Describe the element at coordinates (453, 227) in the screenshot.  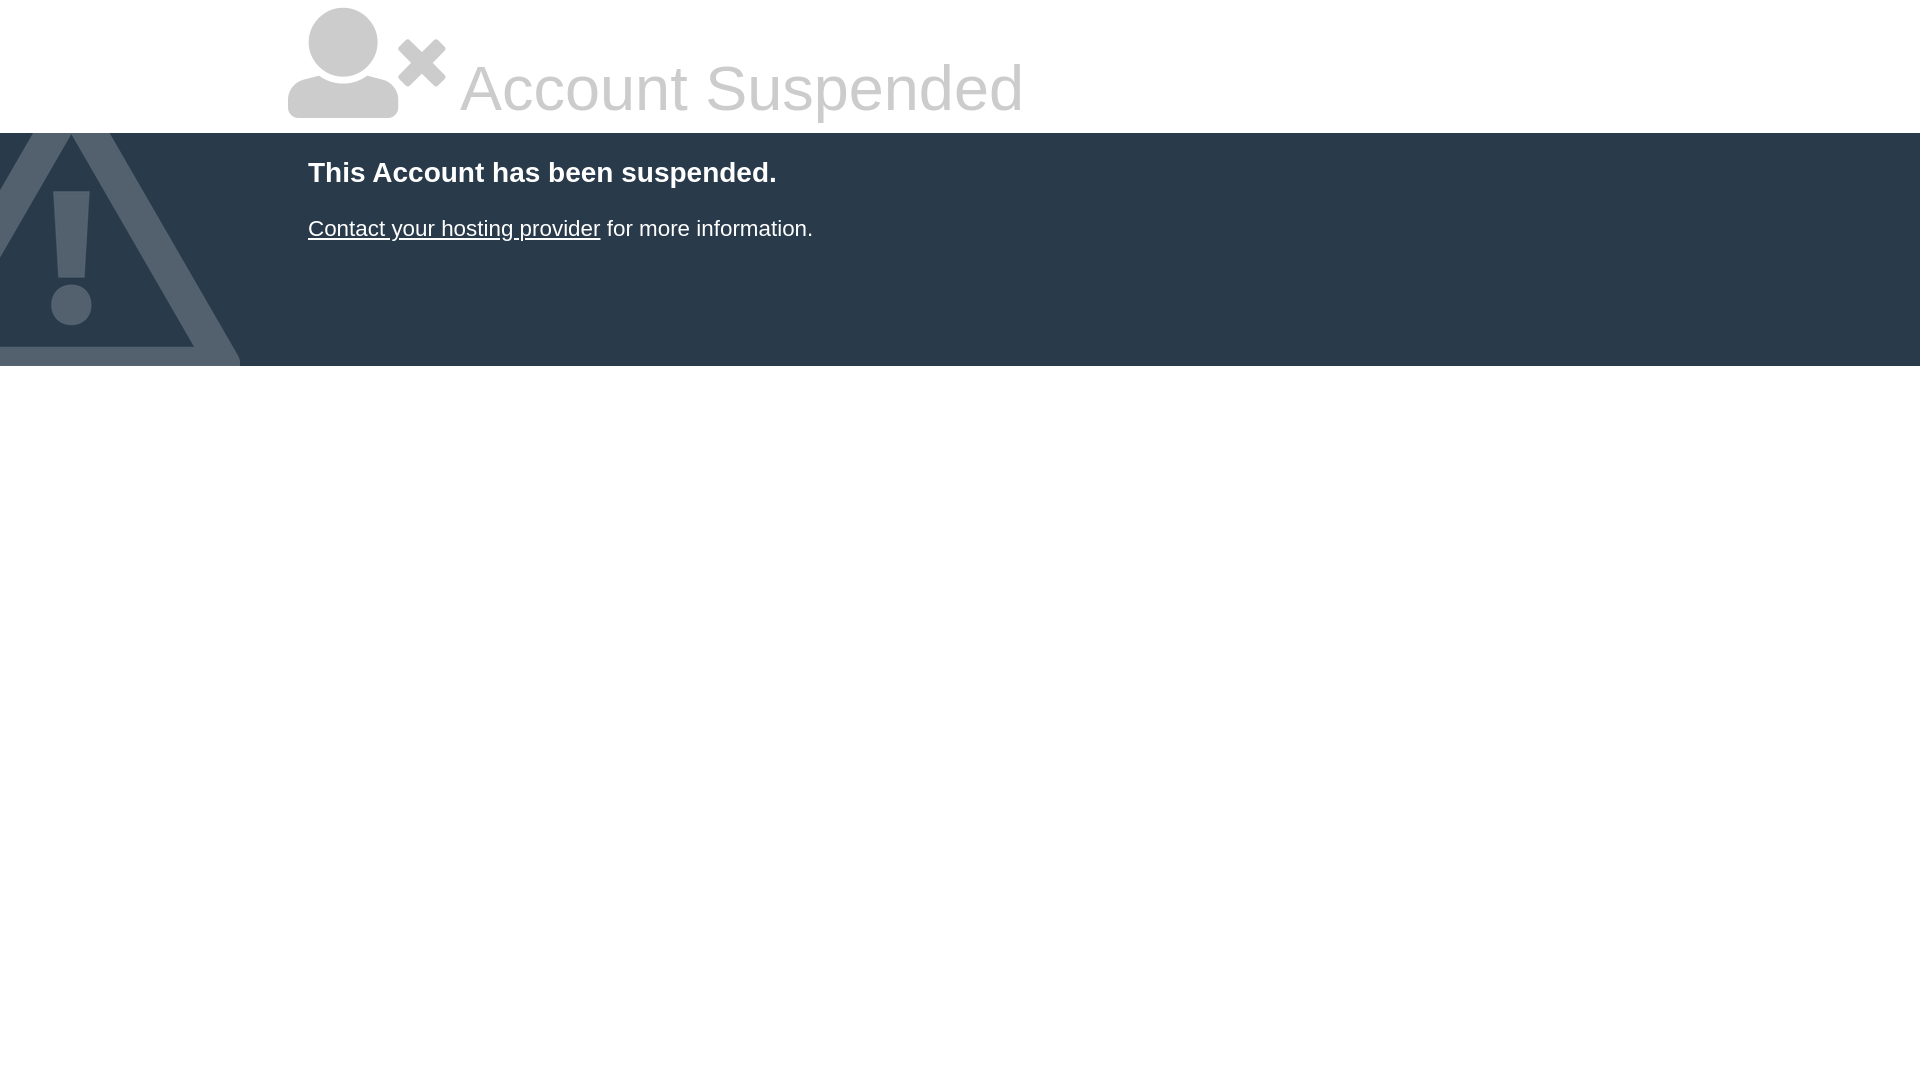
I see `'Contact your hosting provider'` at that location.